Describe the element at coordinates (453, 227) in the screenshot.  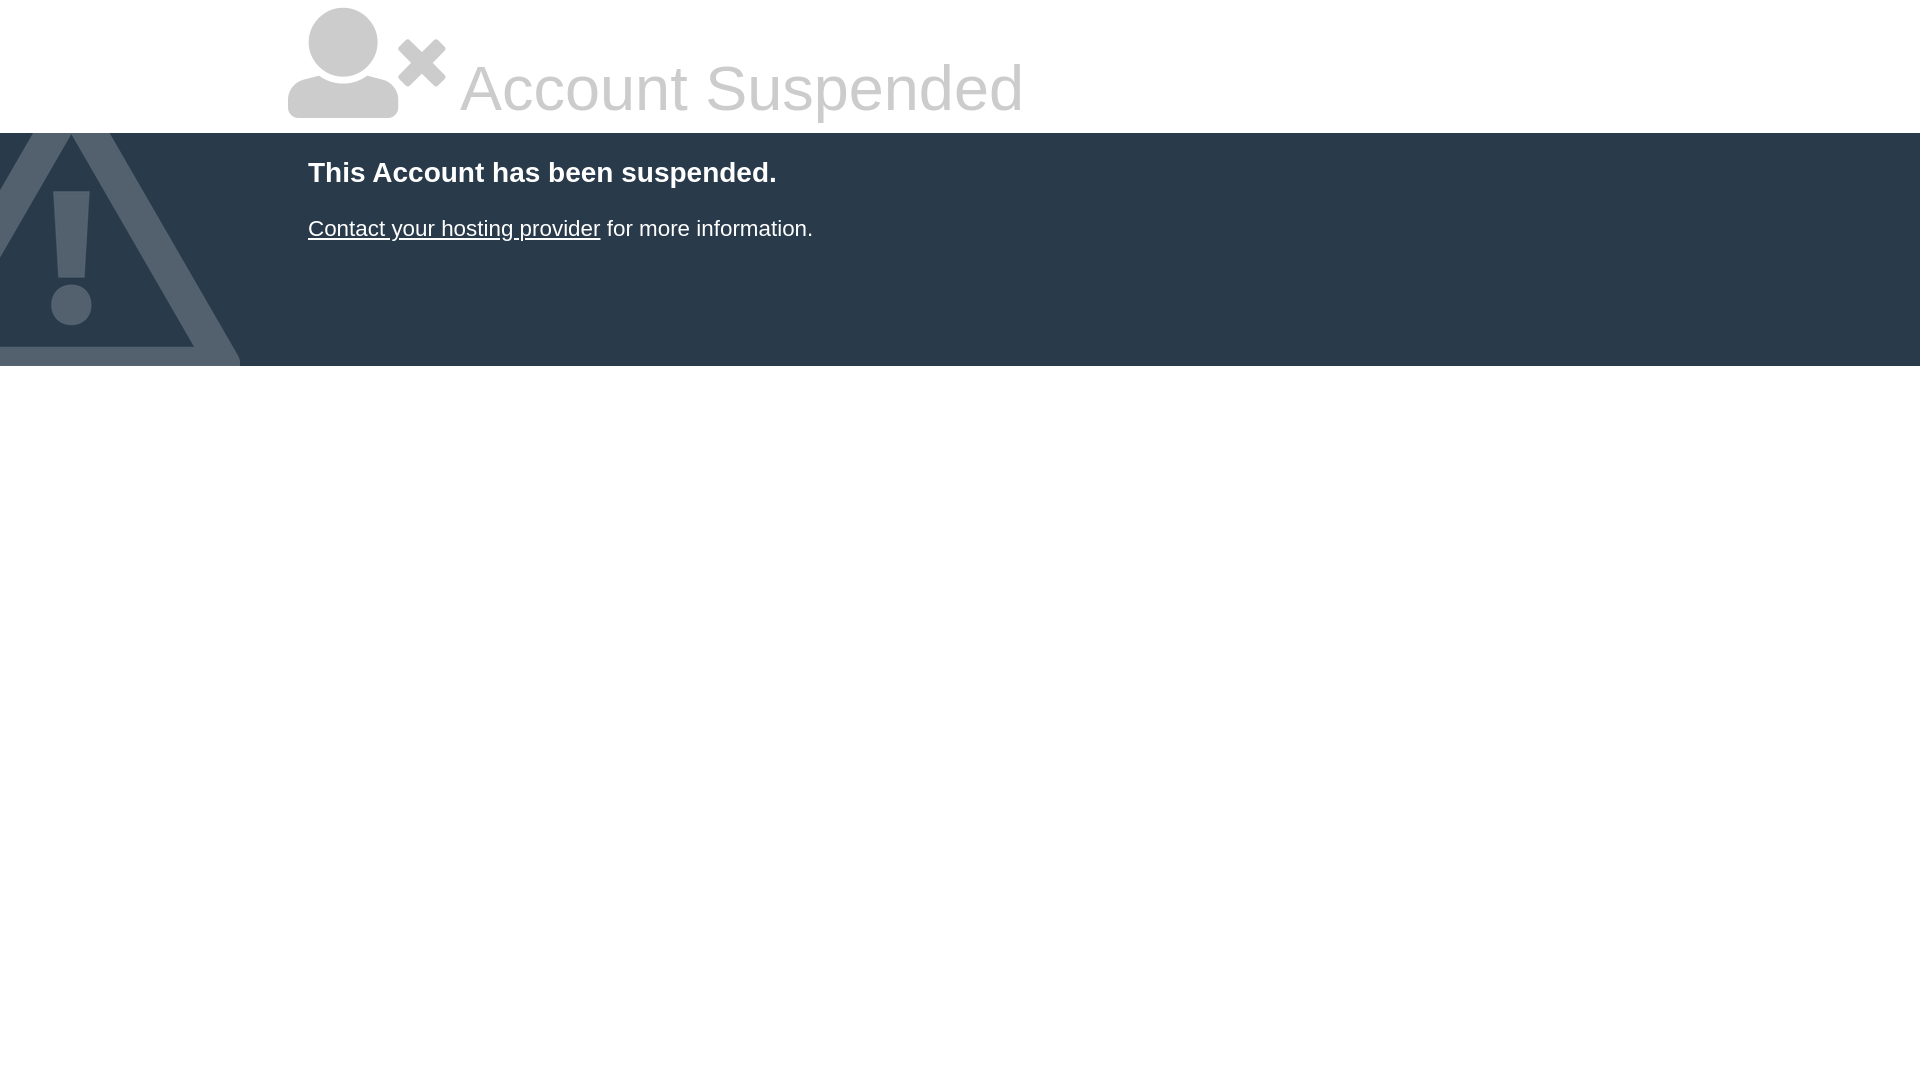
I see `'Contact your hosting provider'` at that location.